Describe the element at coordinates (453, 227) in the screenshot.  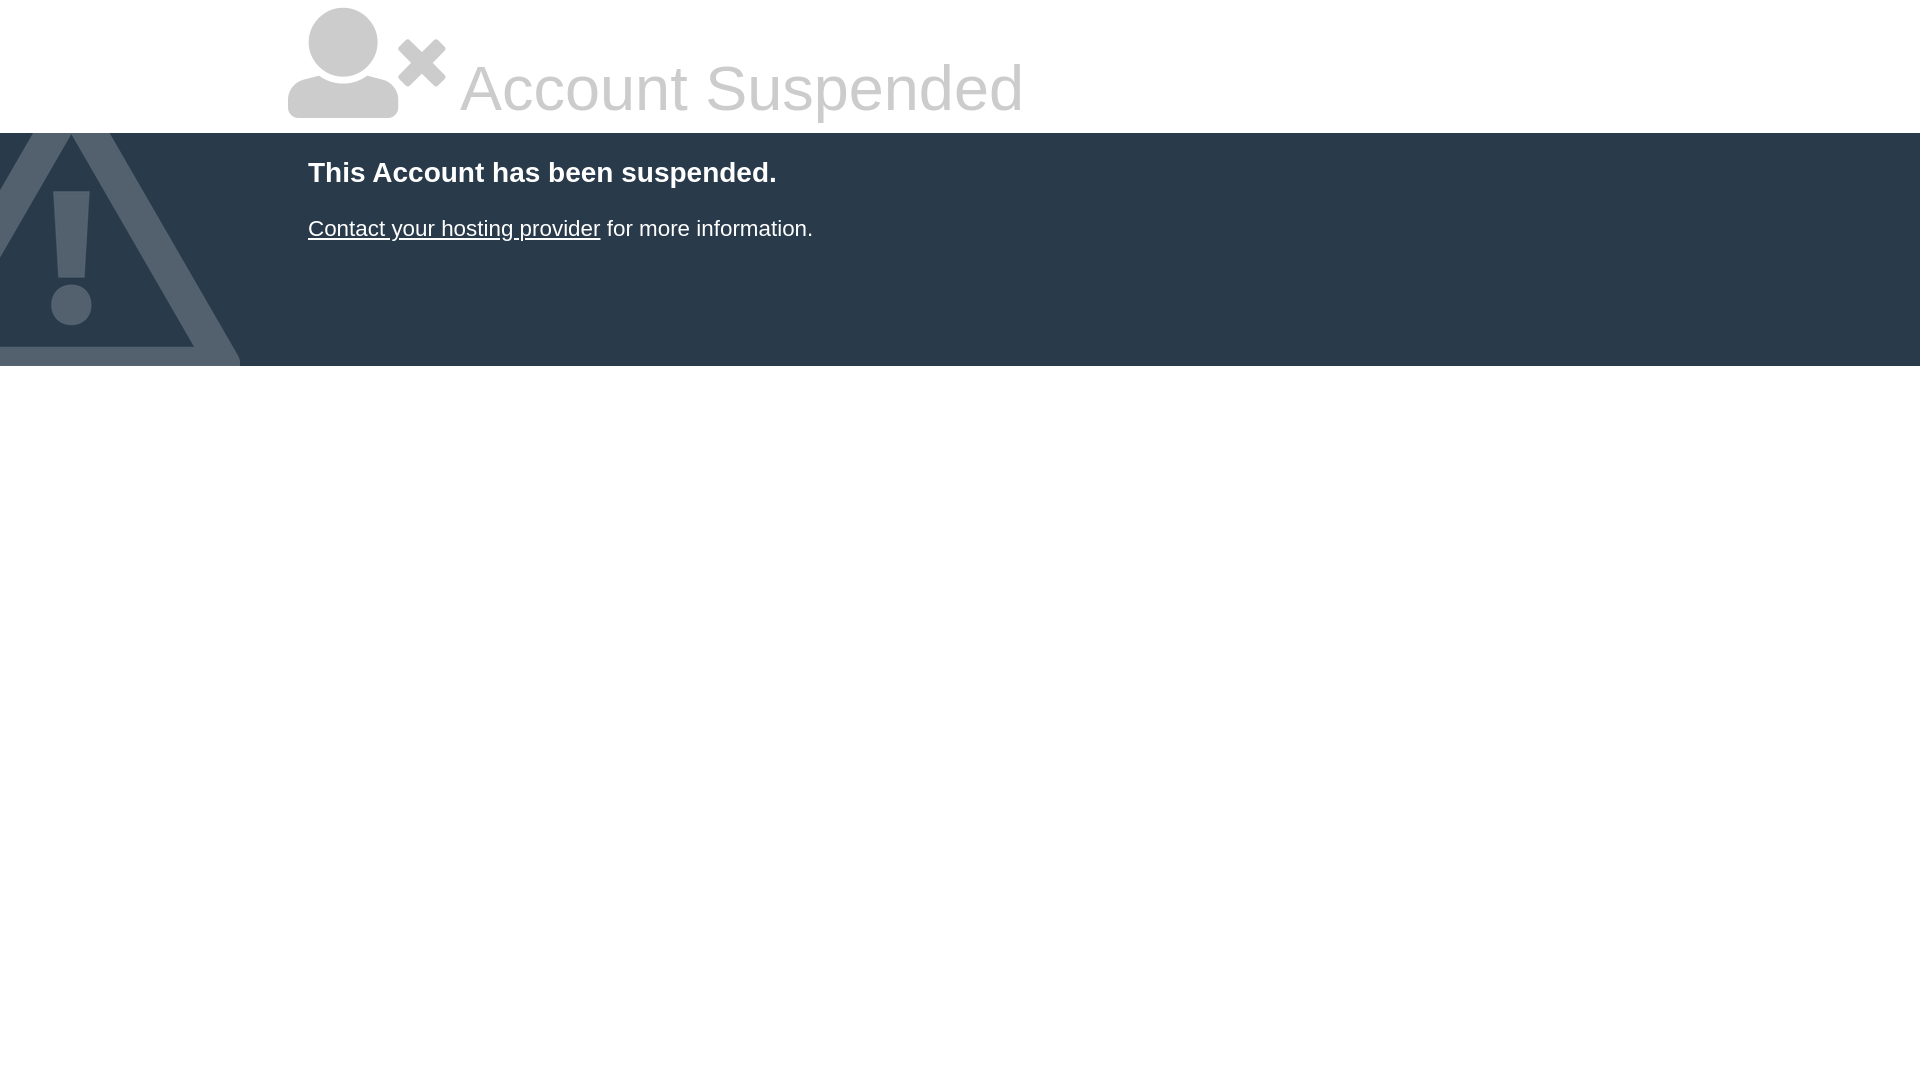
I see `'Contact your hosting provider'` at that location.